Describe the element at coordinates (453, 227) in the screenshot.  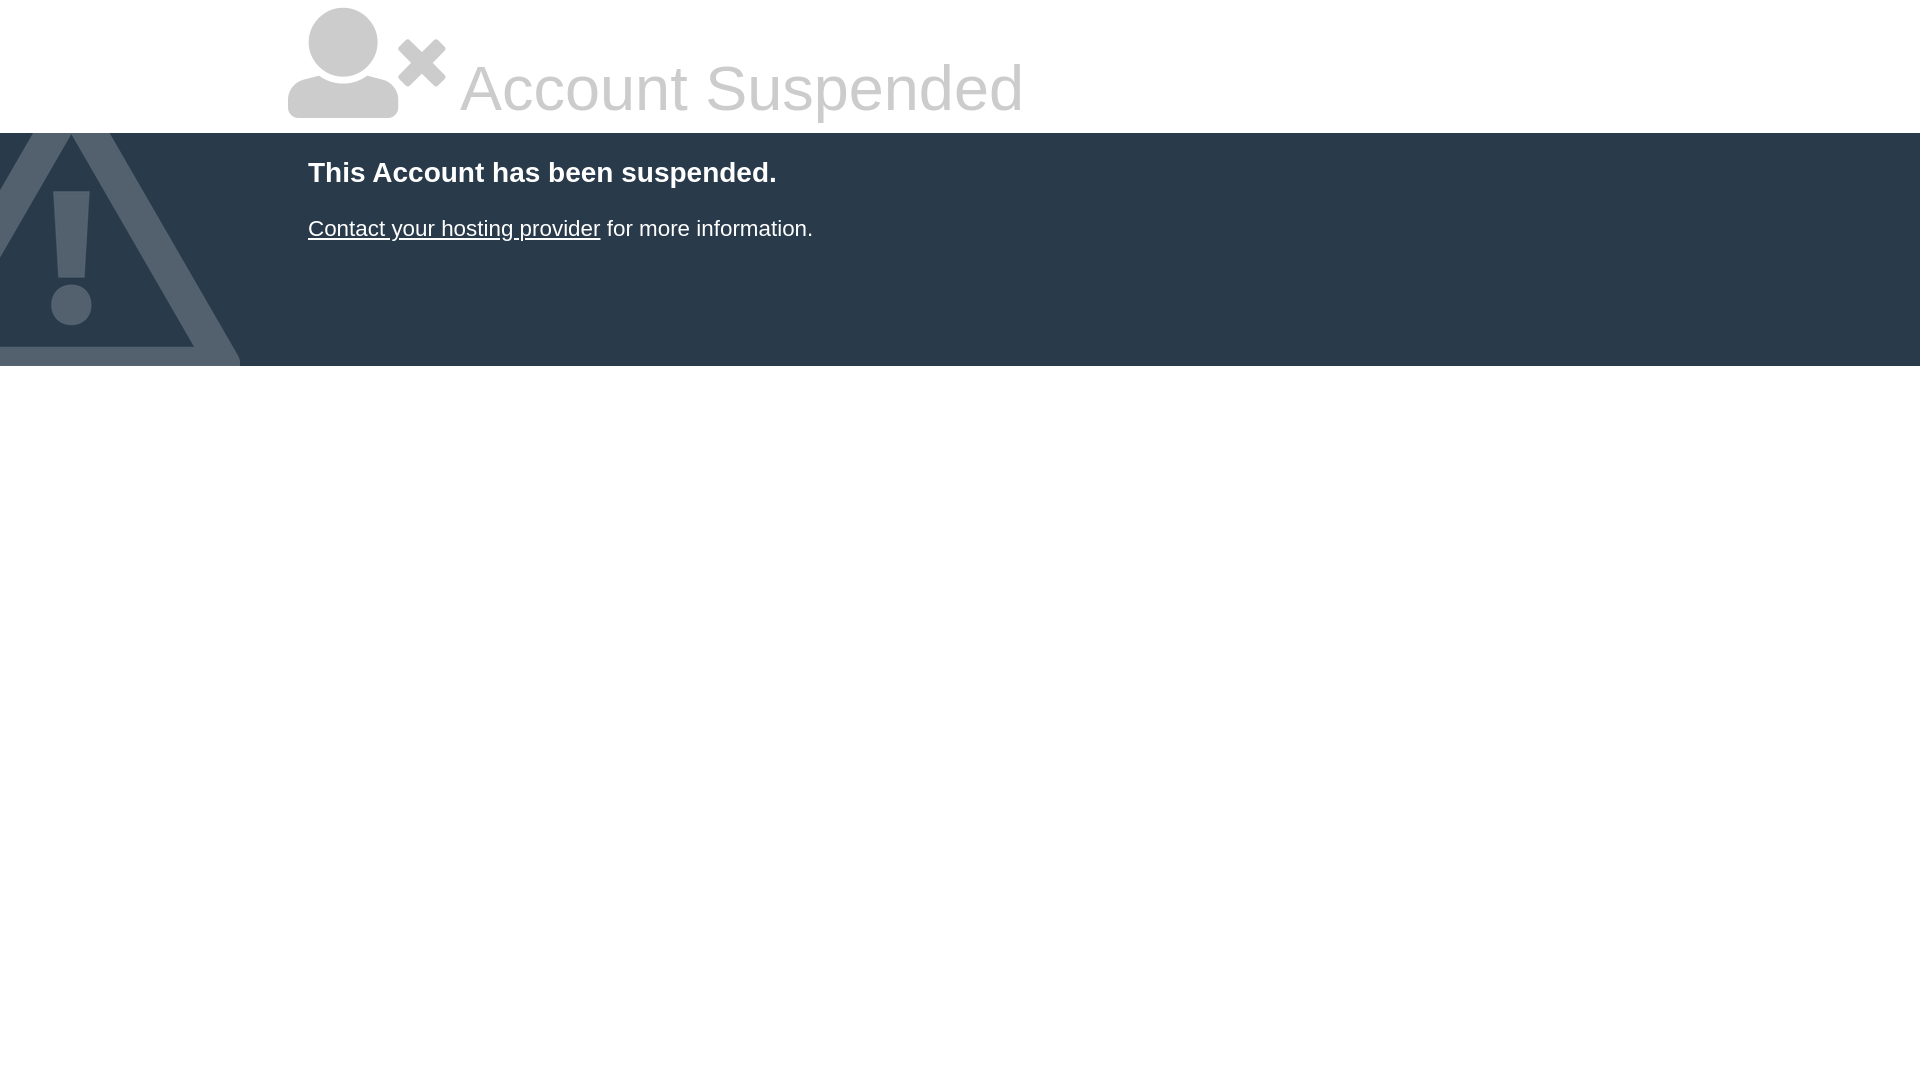
I see `'Contact your hosting provider'` at that location.